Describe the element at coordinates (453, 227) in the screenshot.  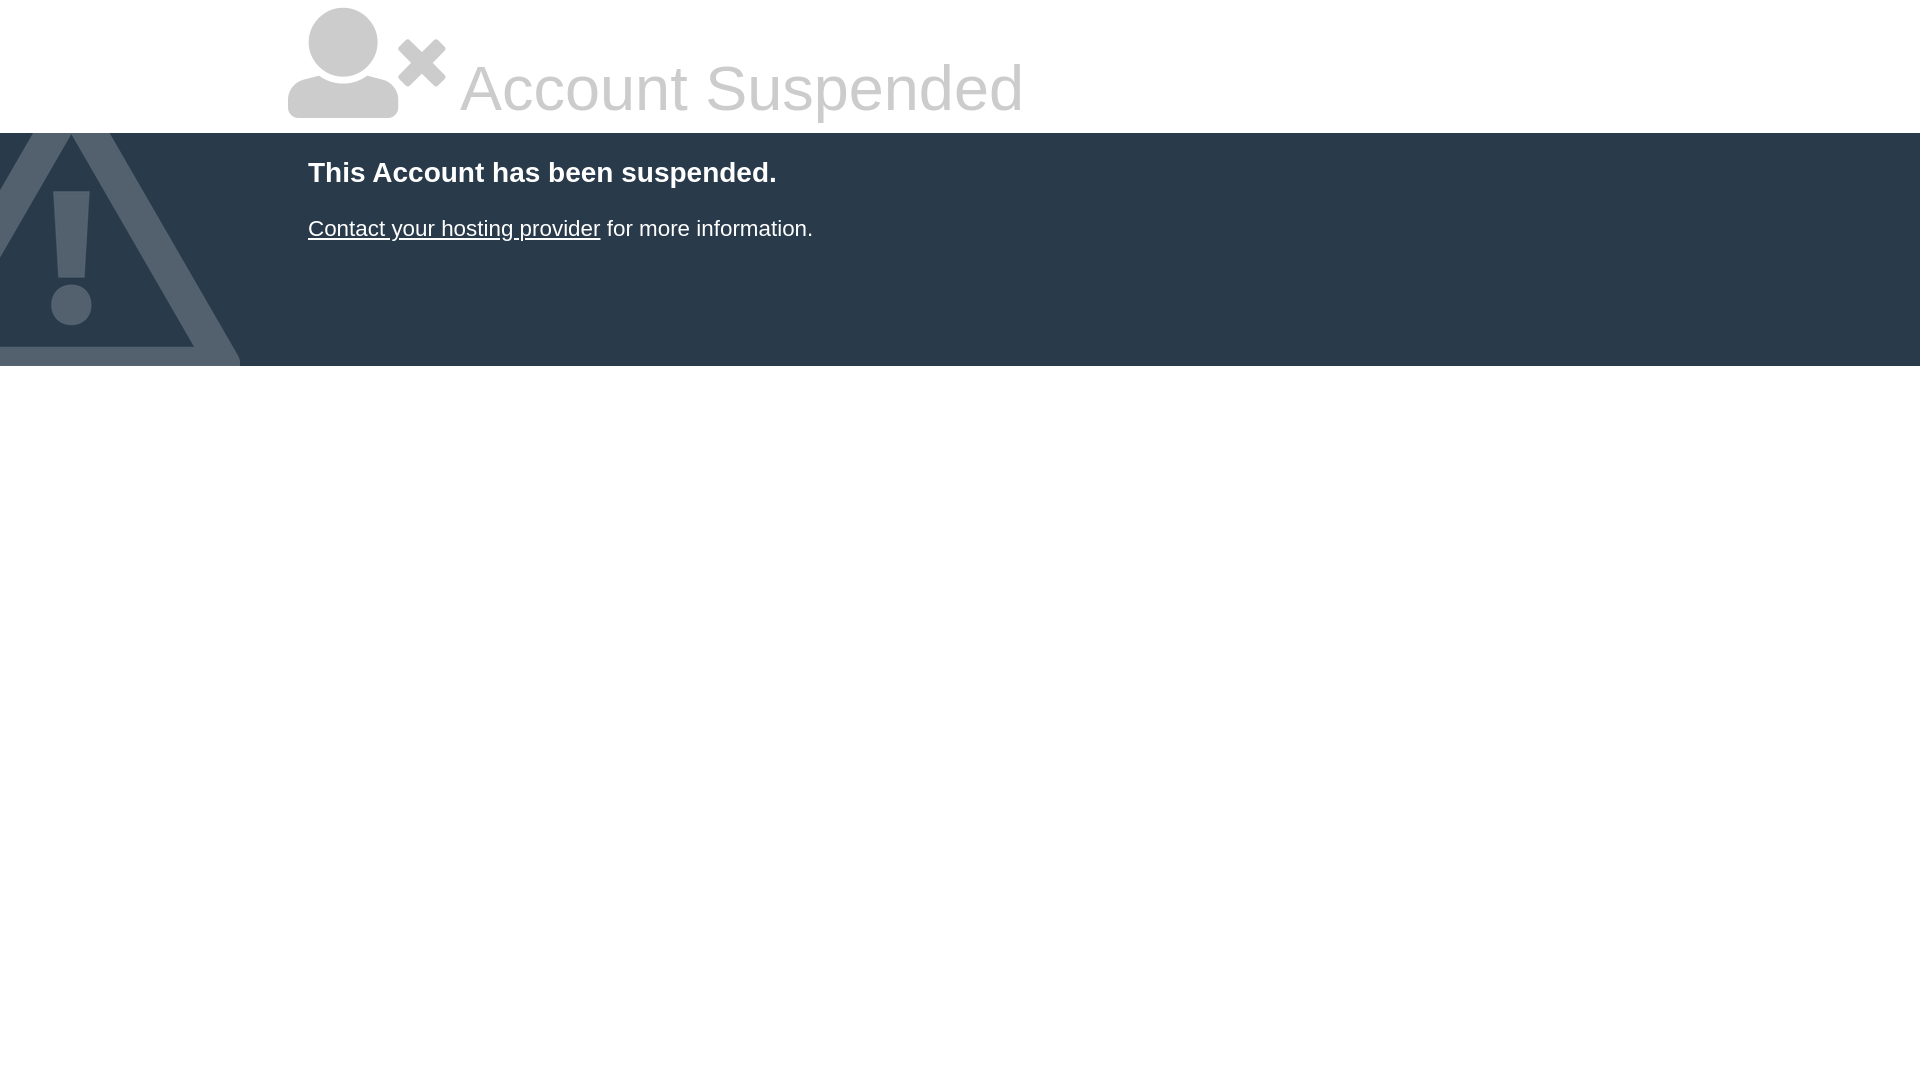
I see `'Contact your hosting provider'` at that location.